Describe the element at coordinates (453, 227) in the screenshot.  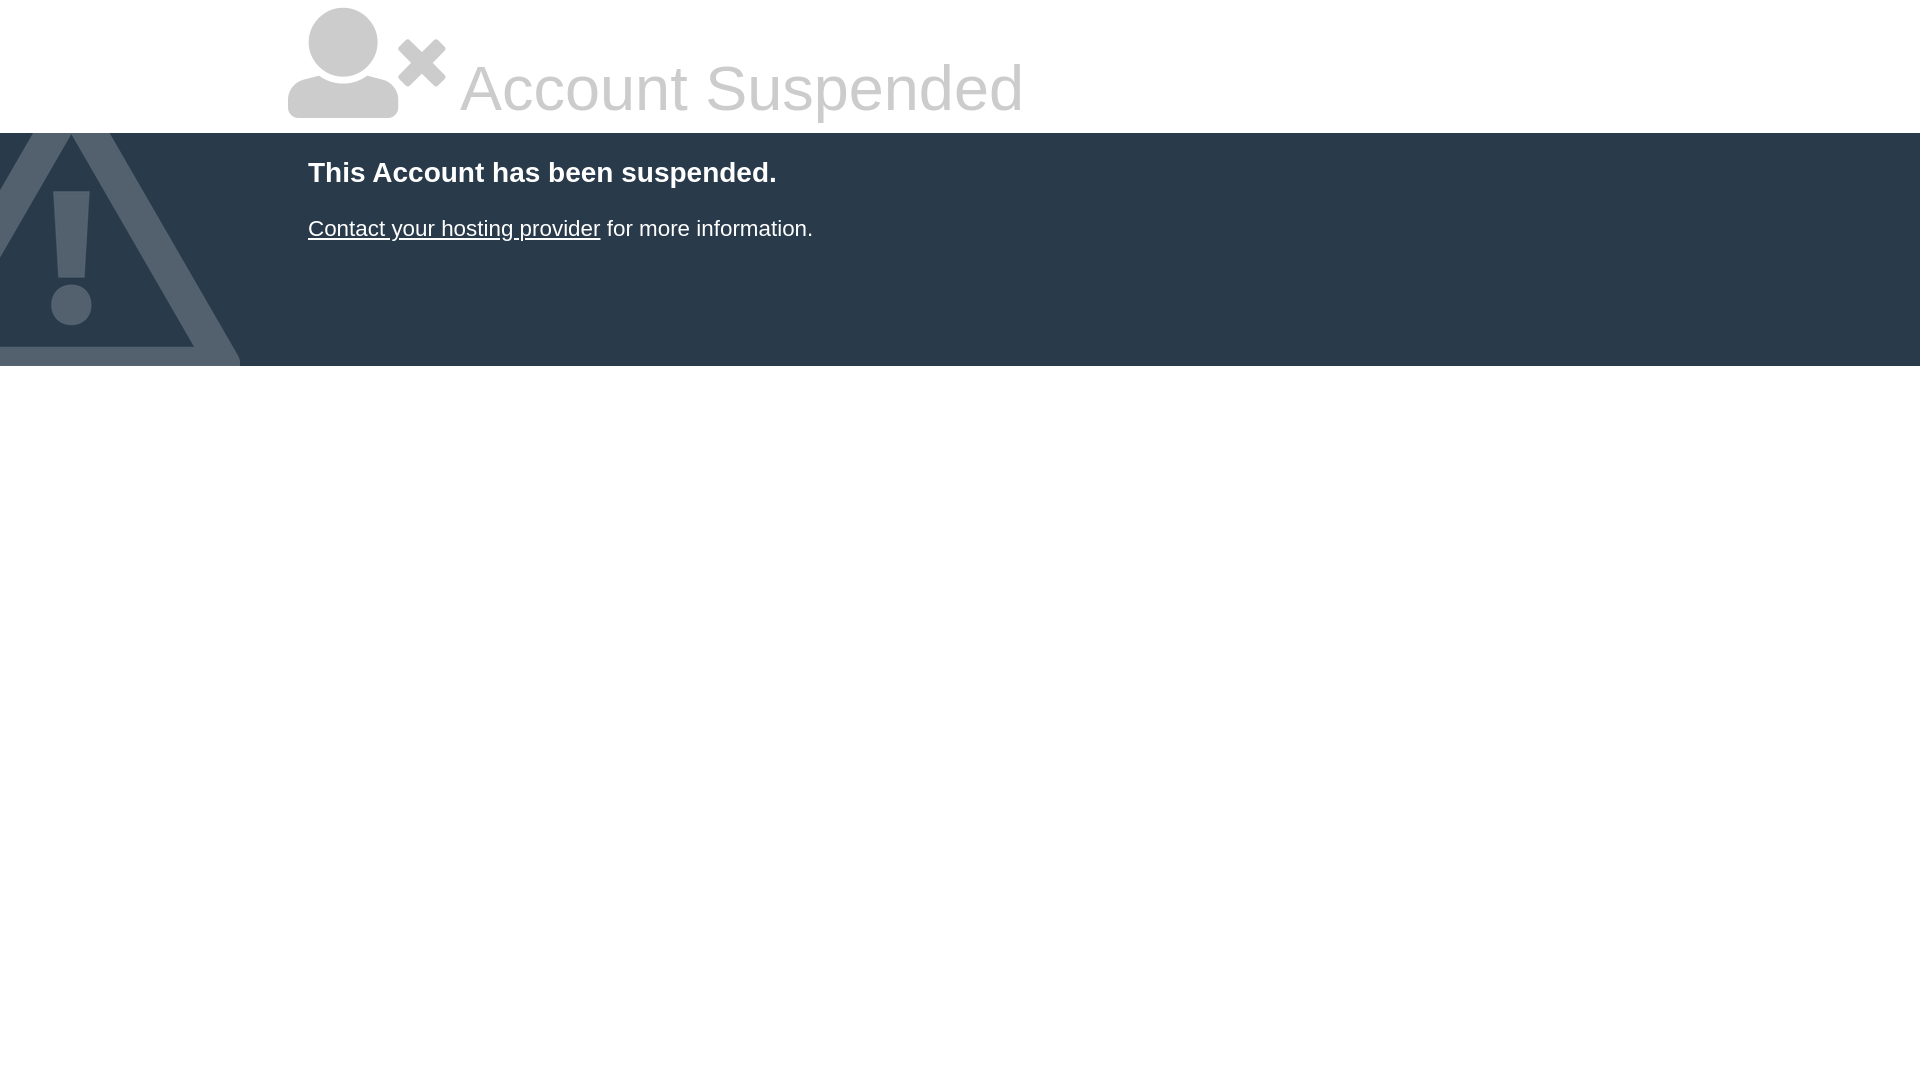
I see `'Contact your hosting provider'` at that location.